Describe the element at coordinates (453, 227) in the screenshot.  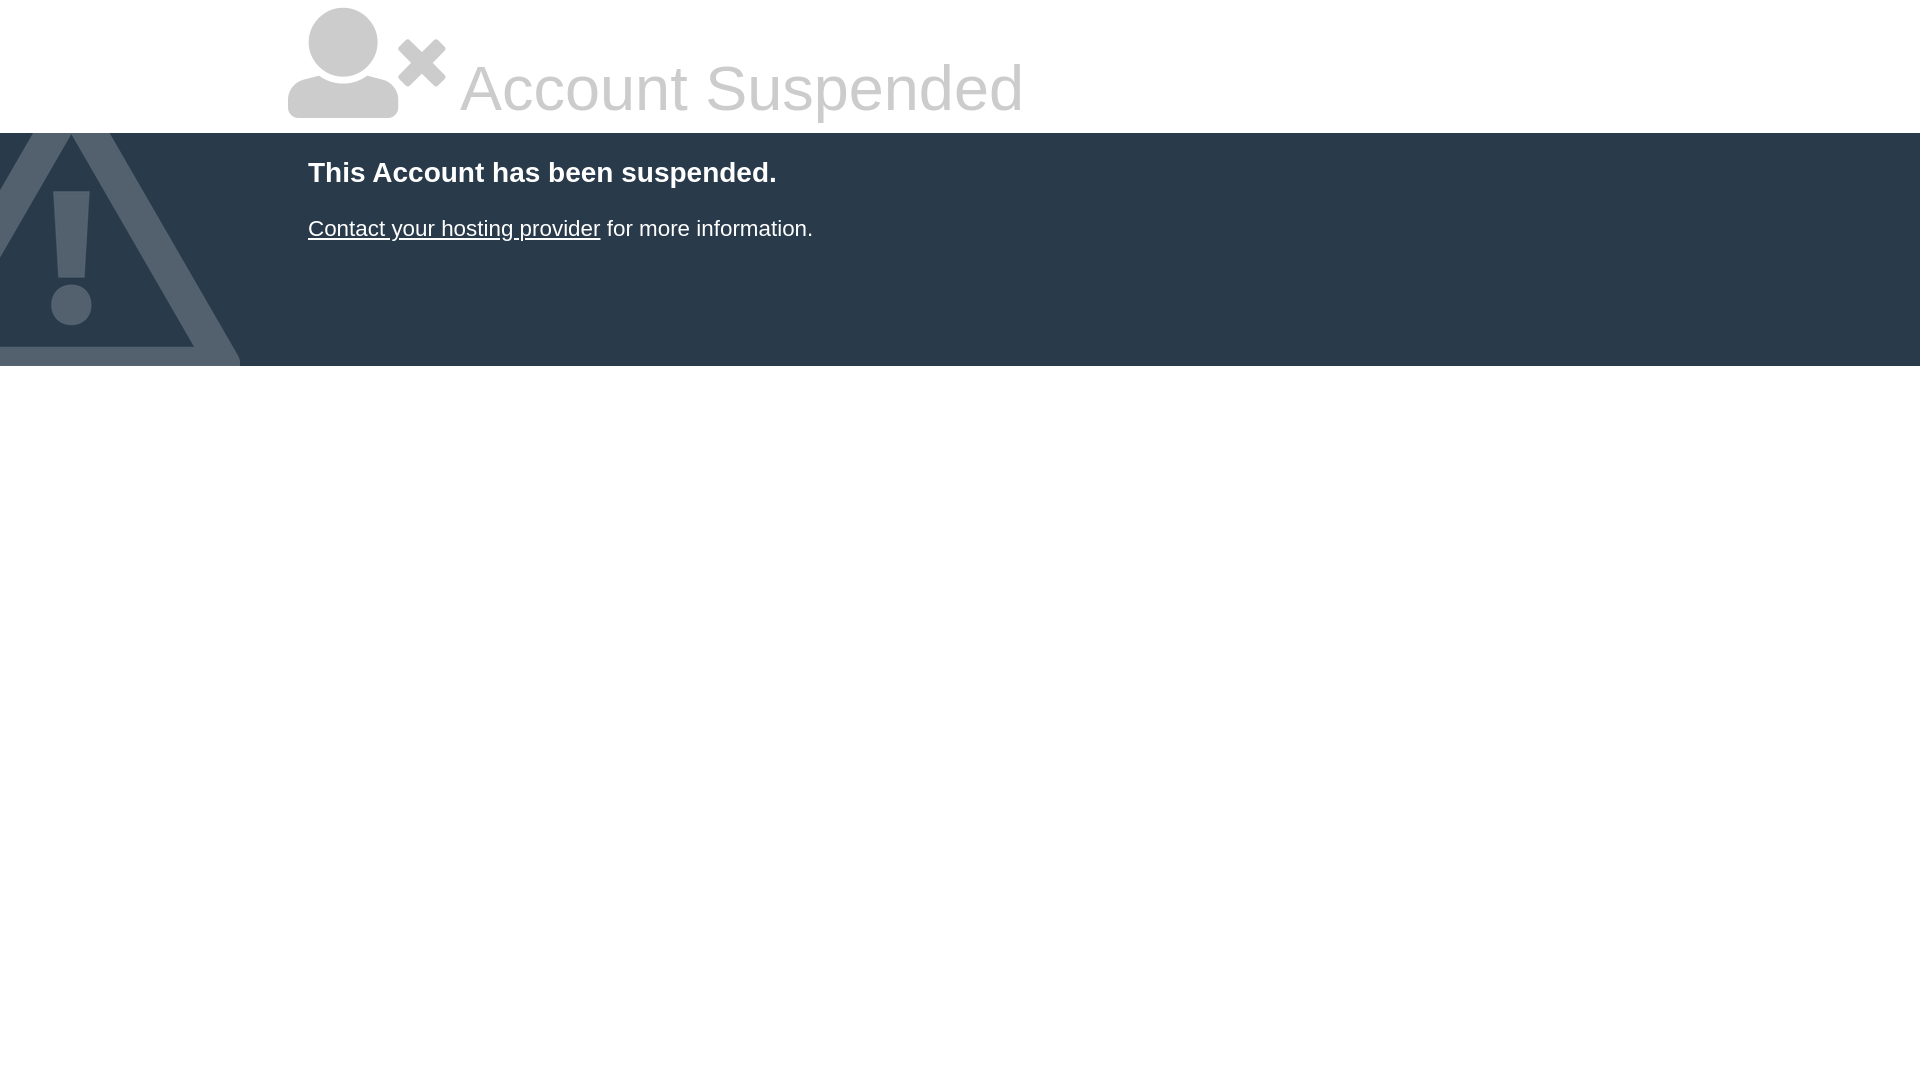
I see `'Contact your hosting provider'` at that location.